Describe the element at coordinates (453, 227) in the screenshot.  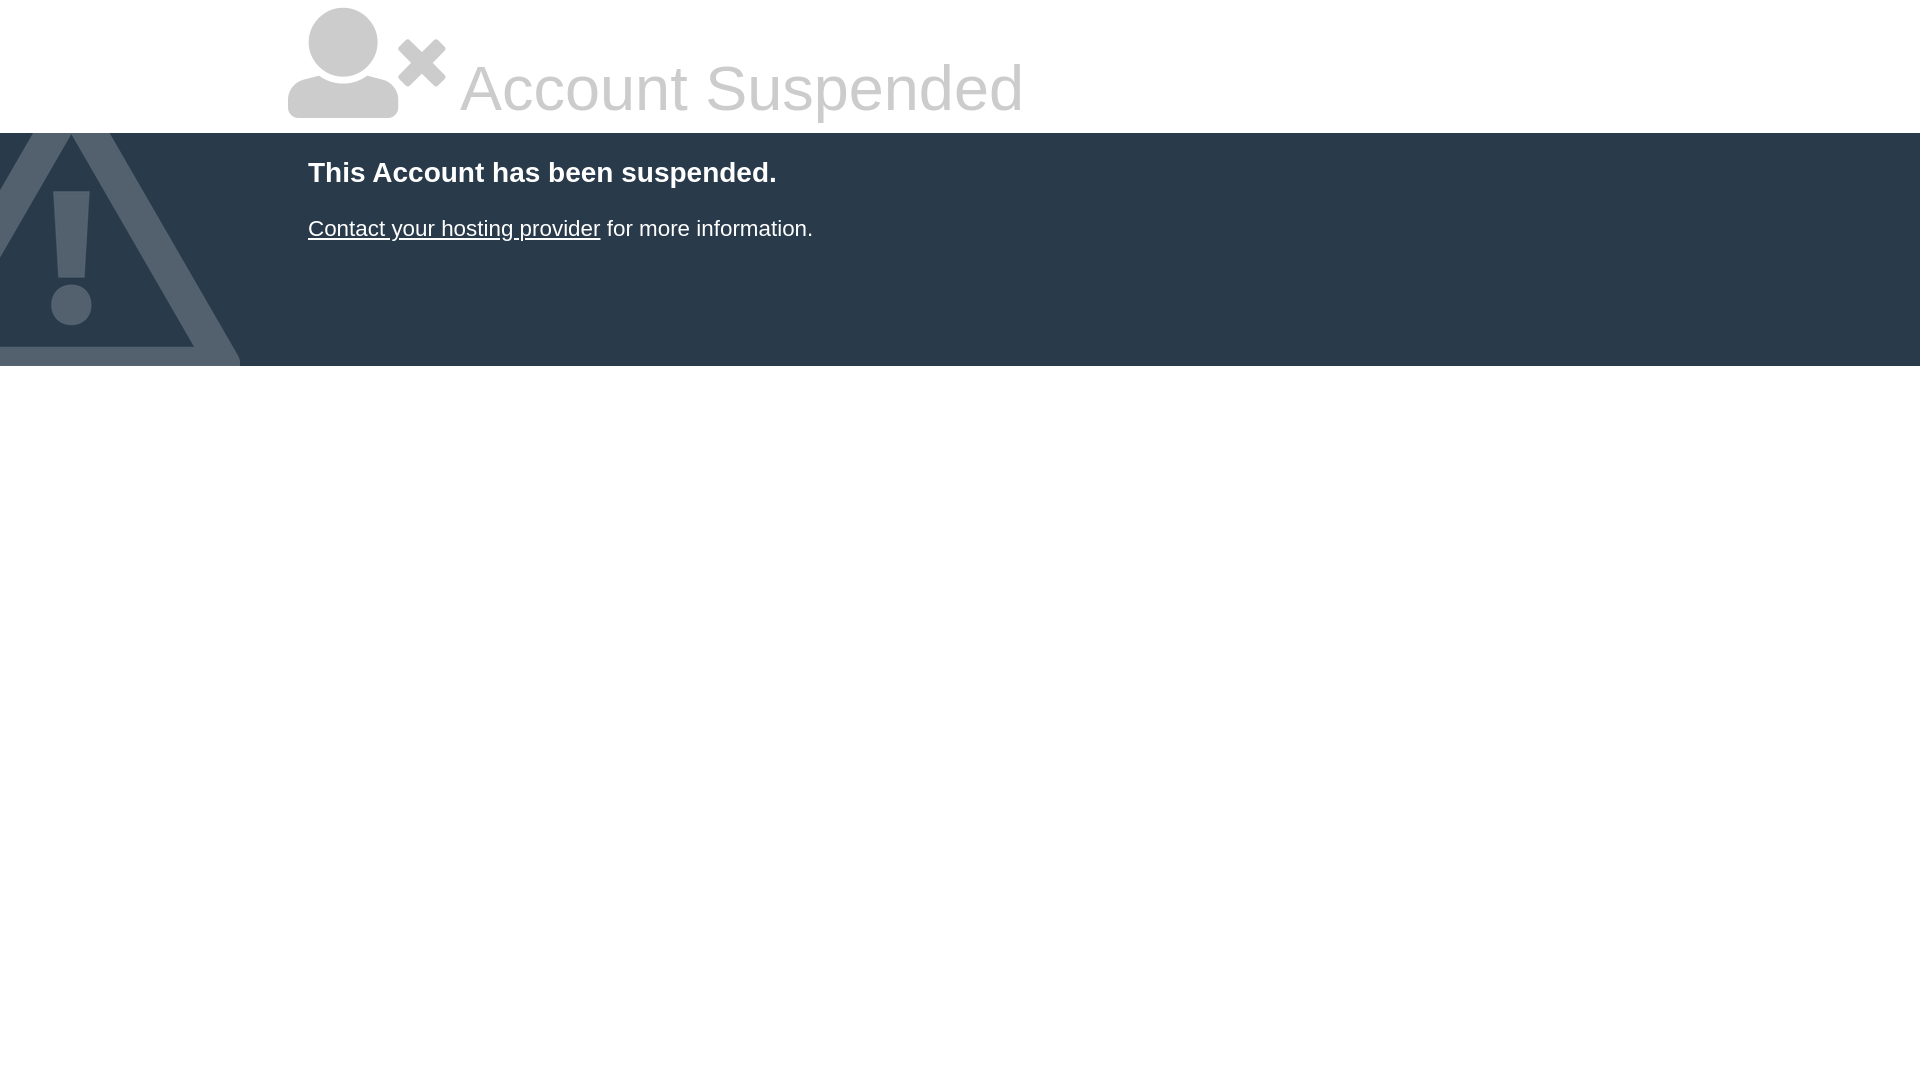
I see `'Contact your hosting provider'` at that location.